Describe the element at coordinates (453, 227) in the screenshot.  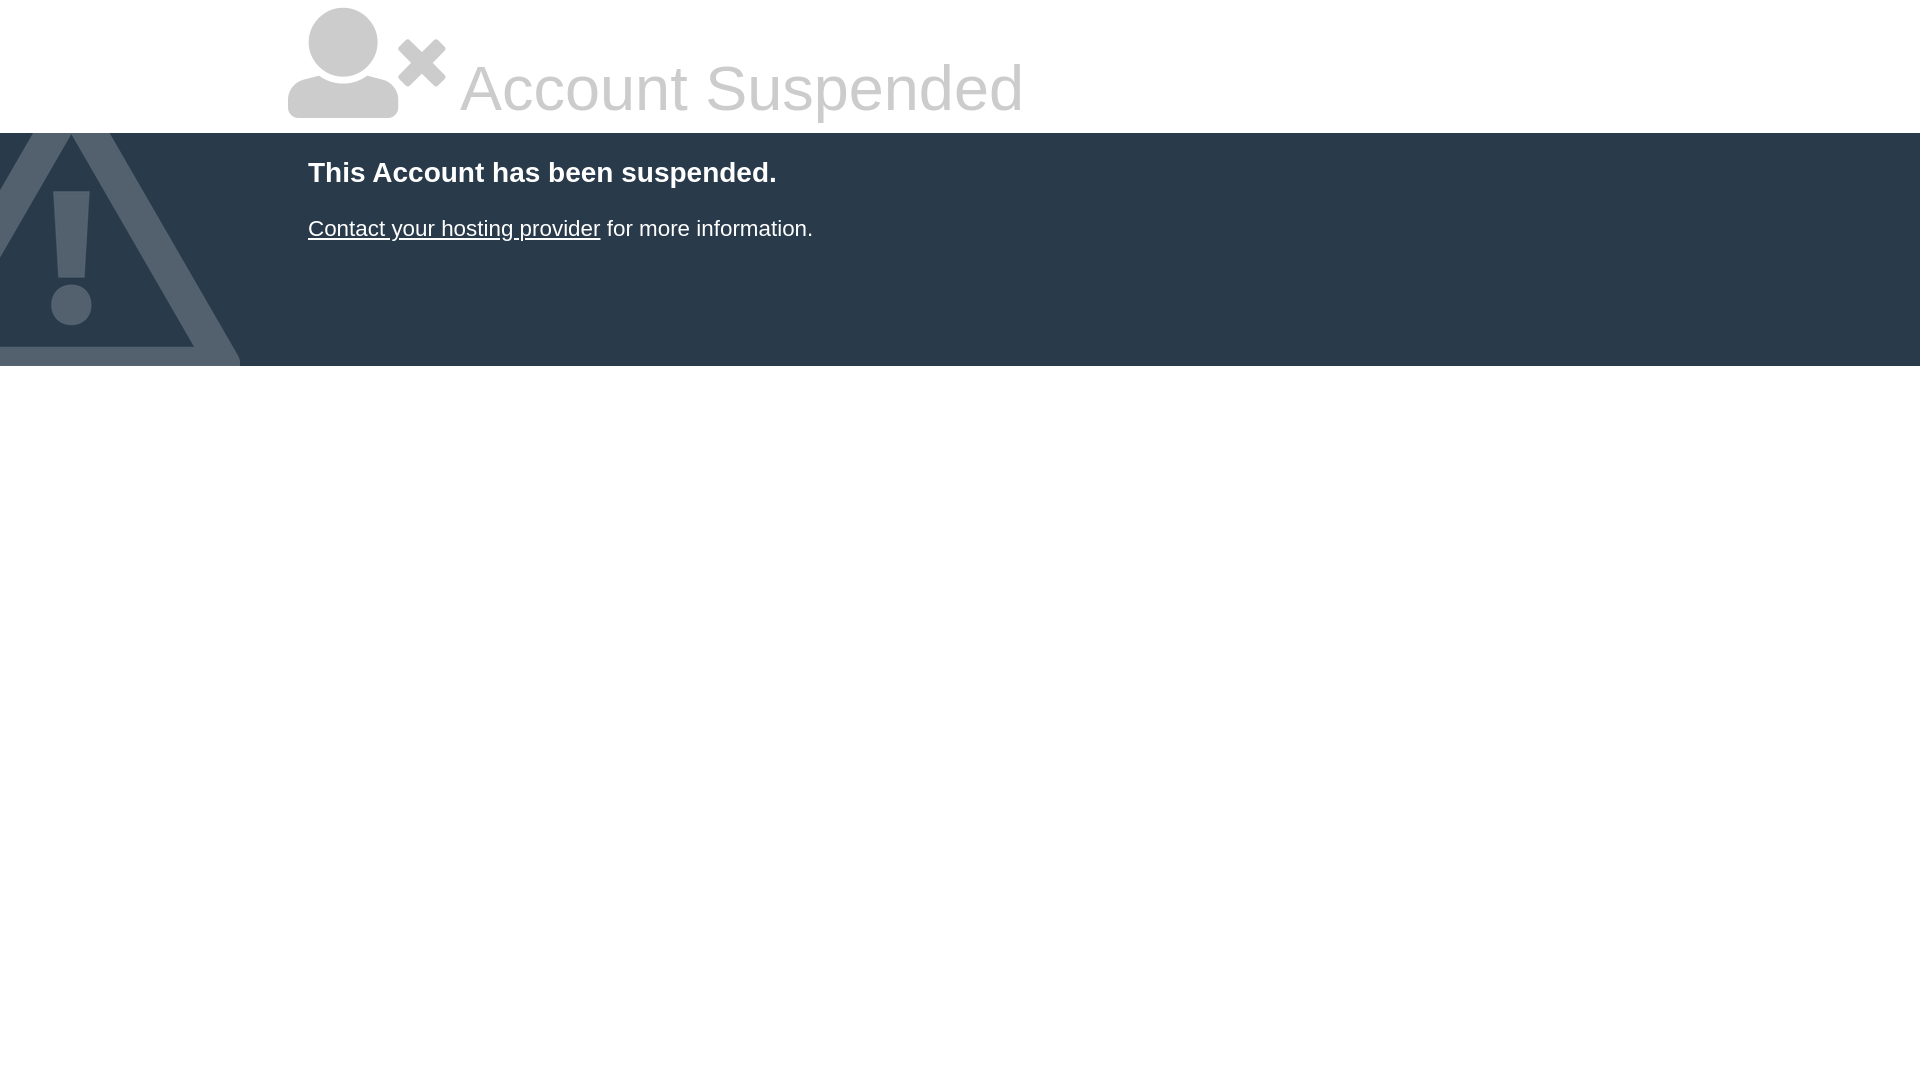
I see `'Contact your hosting provider'` at that location.